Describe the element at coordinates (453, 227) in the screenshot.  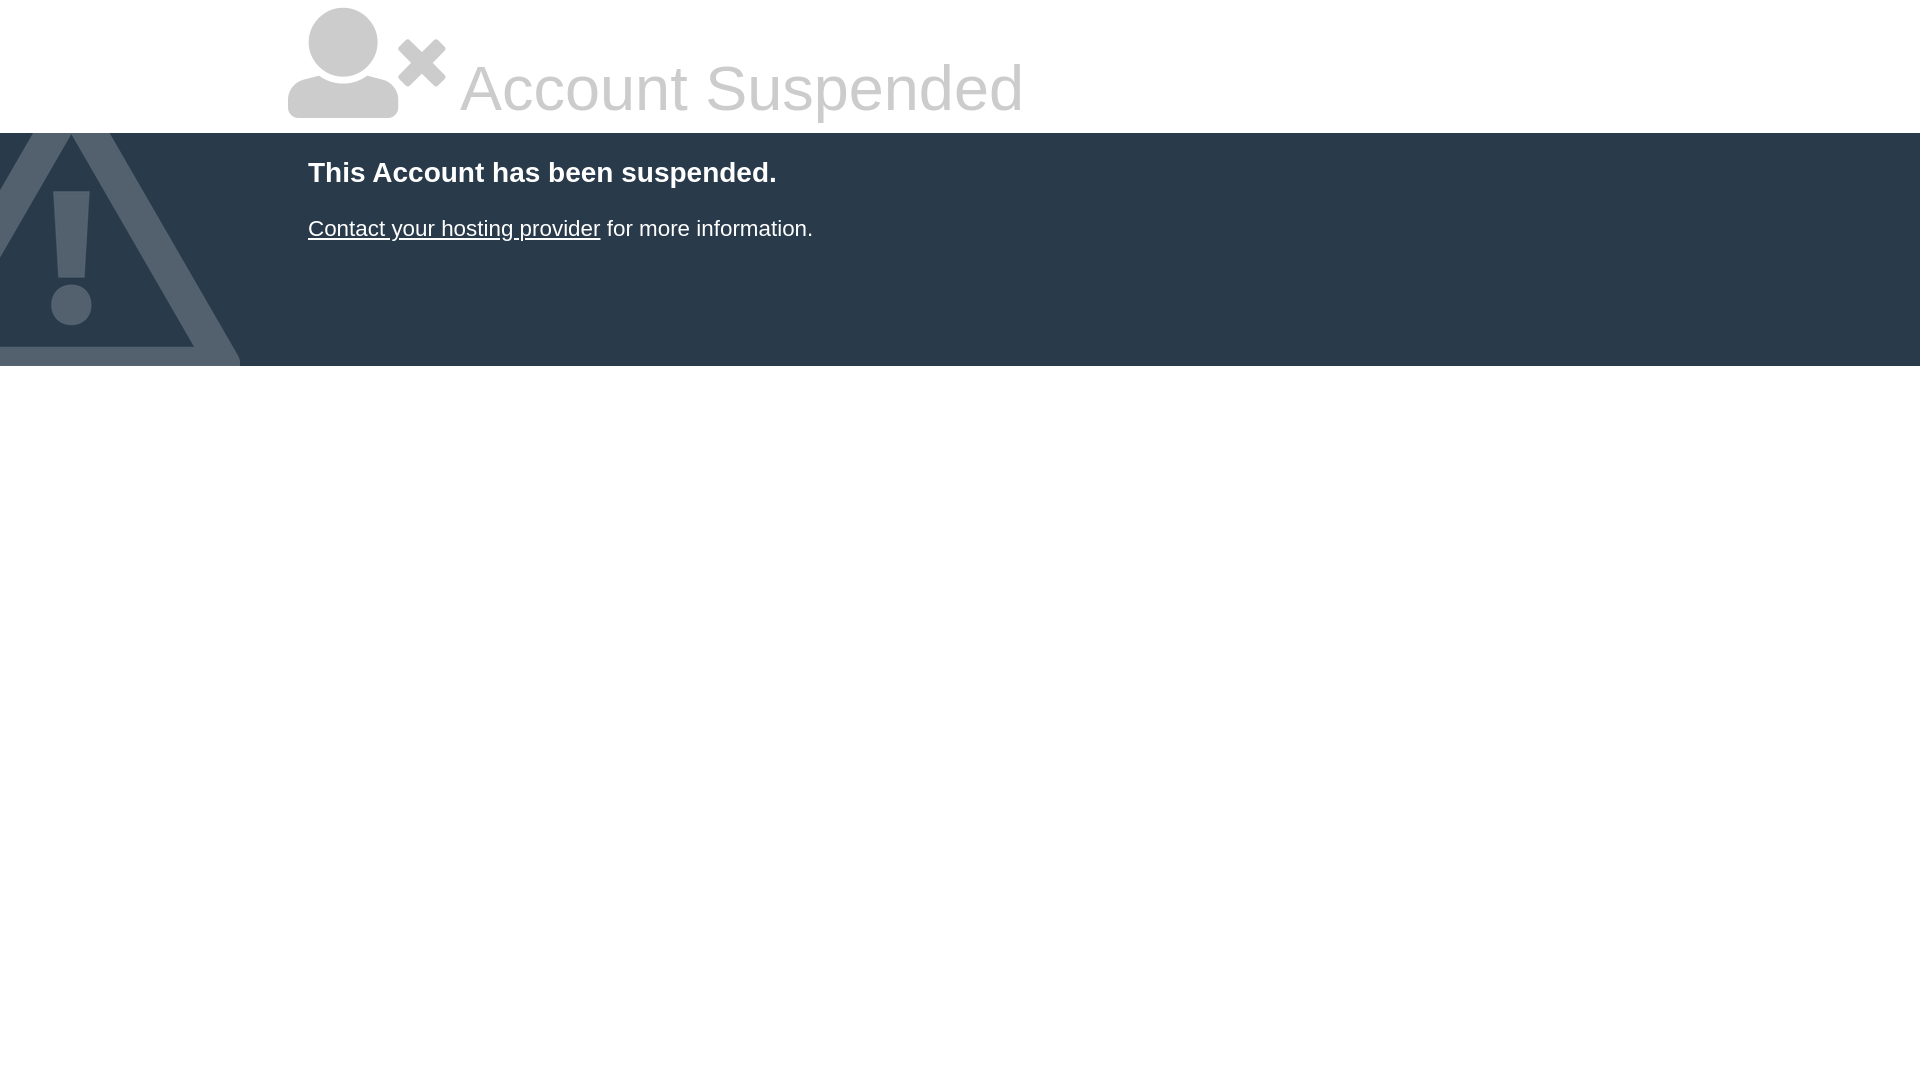
I see `'Contact your hosting provider'` at that location.